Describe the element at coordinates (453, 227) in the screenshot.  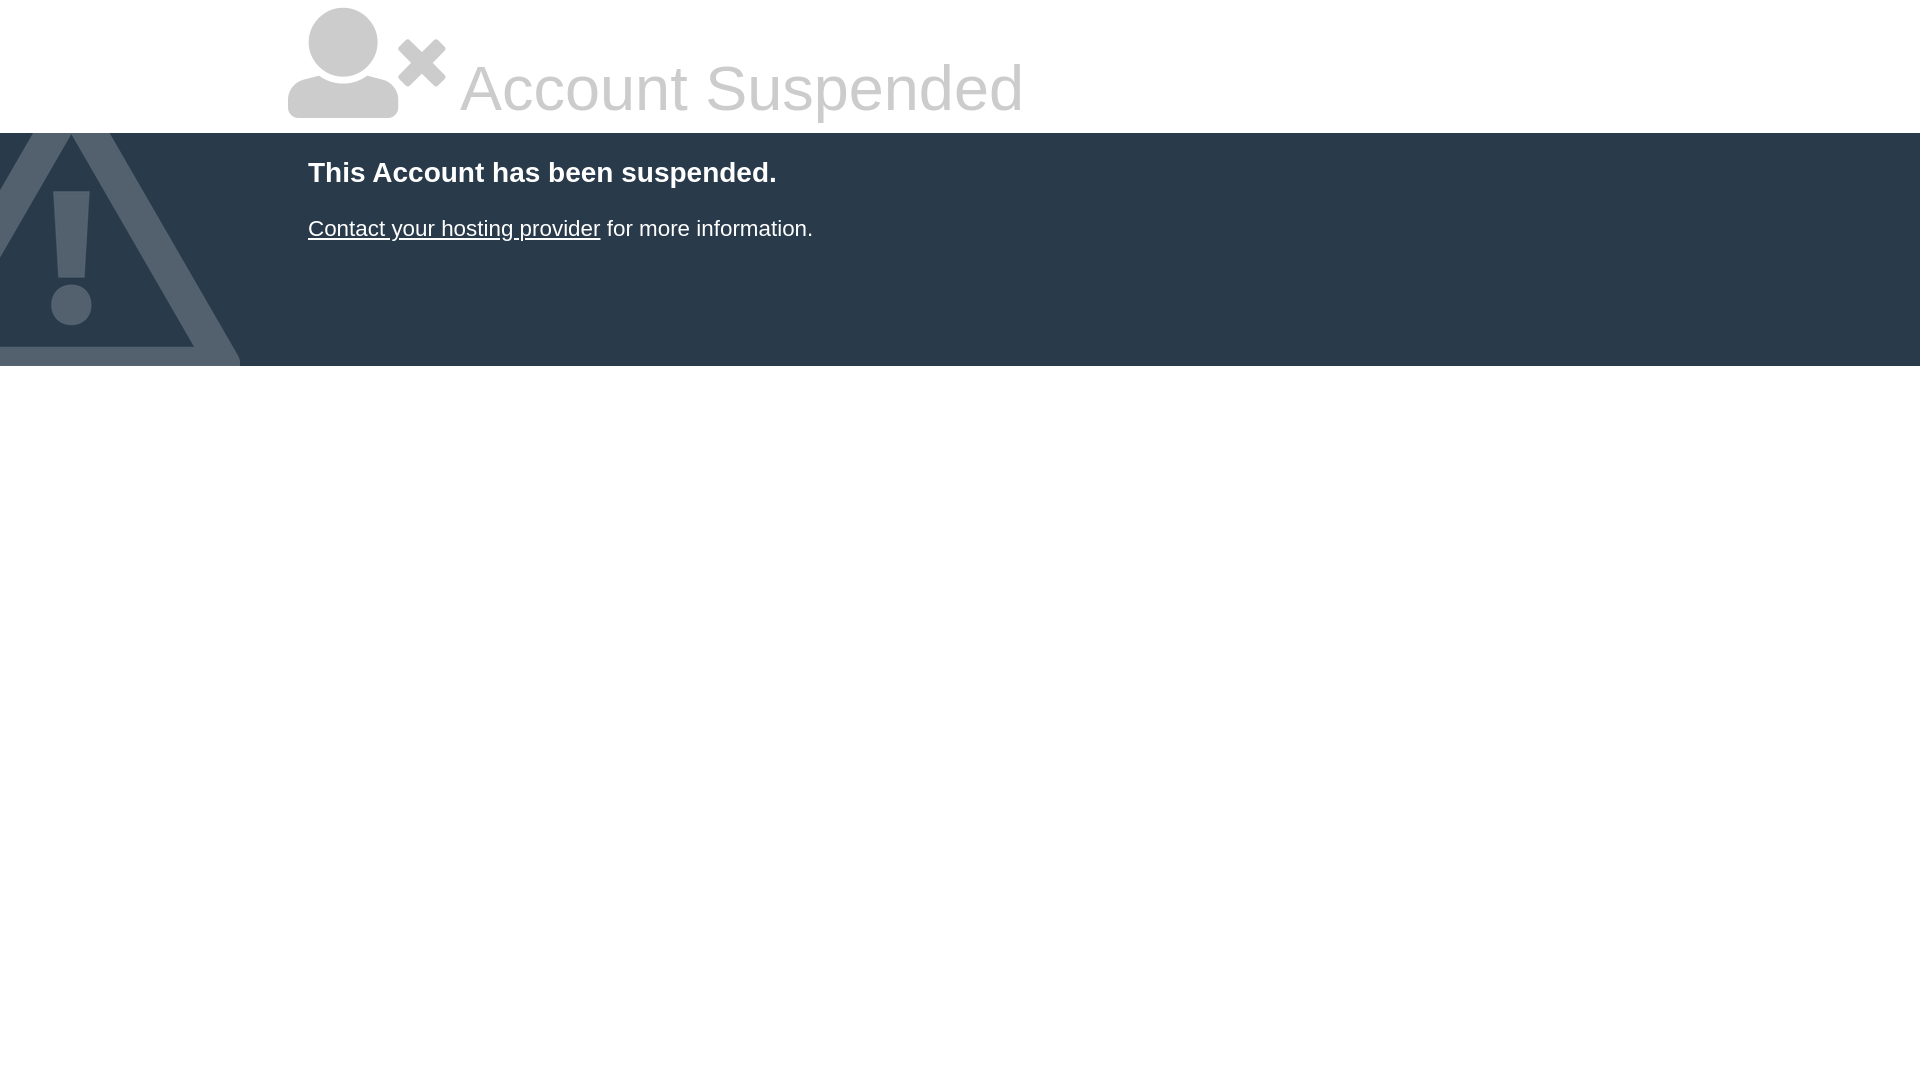
I see `'Contact your hosting provider'` at that location.